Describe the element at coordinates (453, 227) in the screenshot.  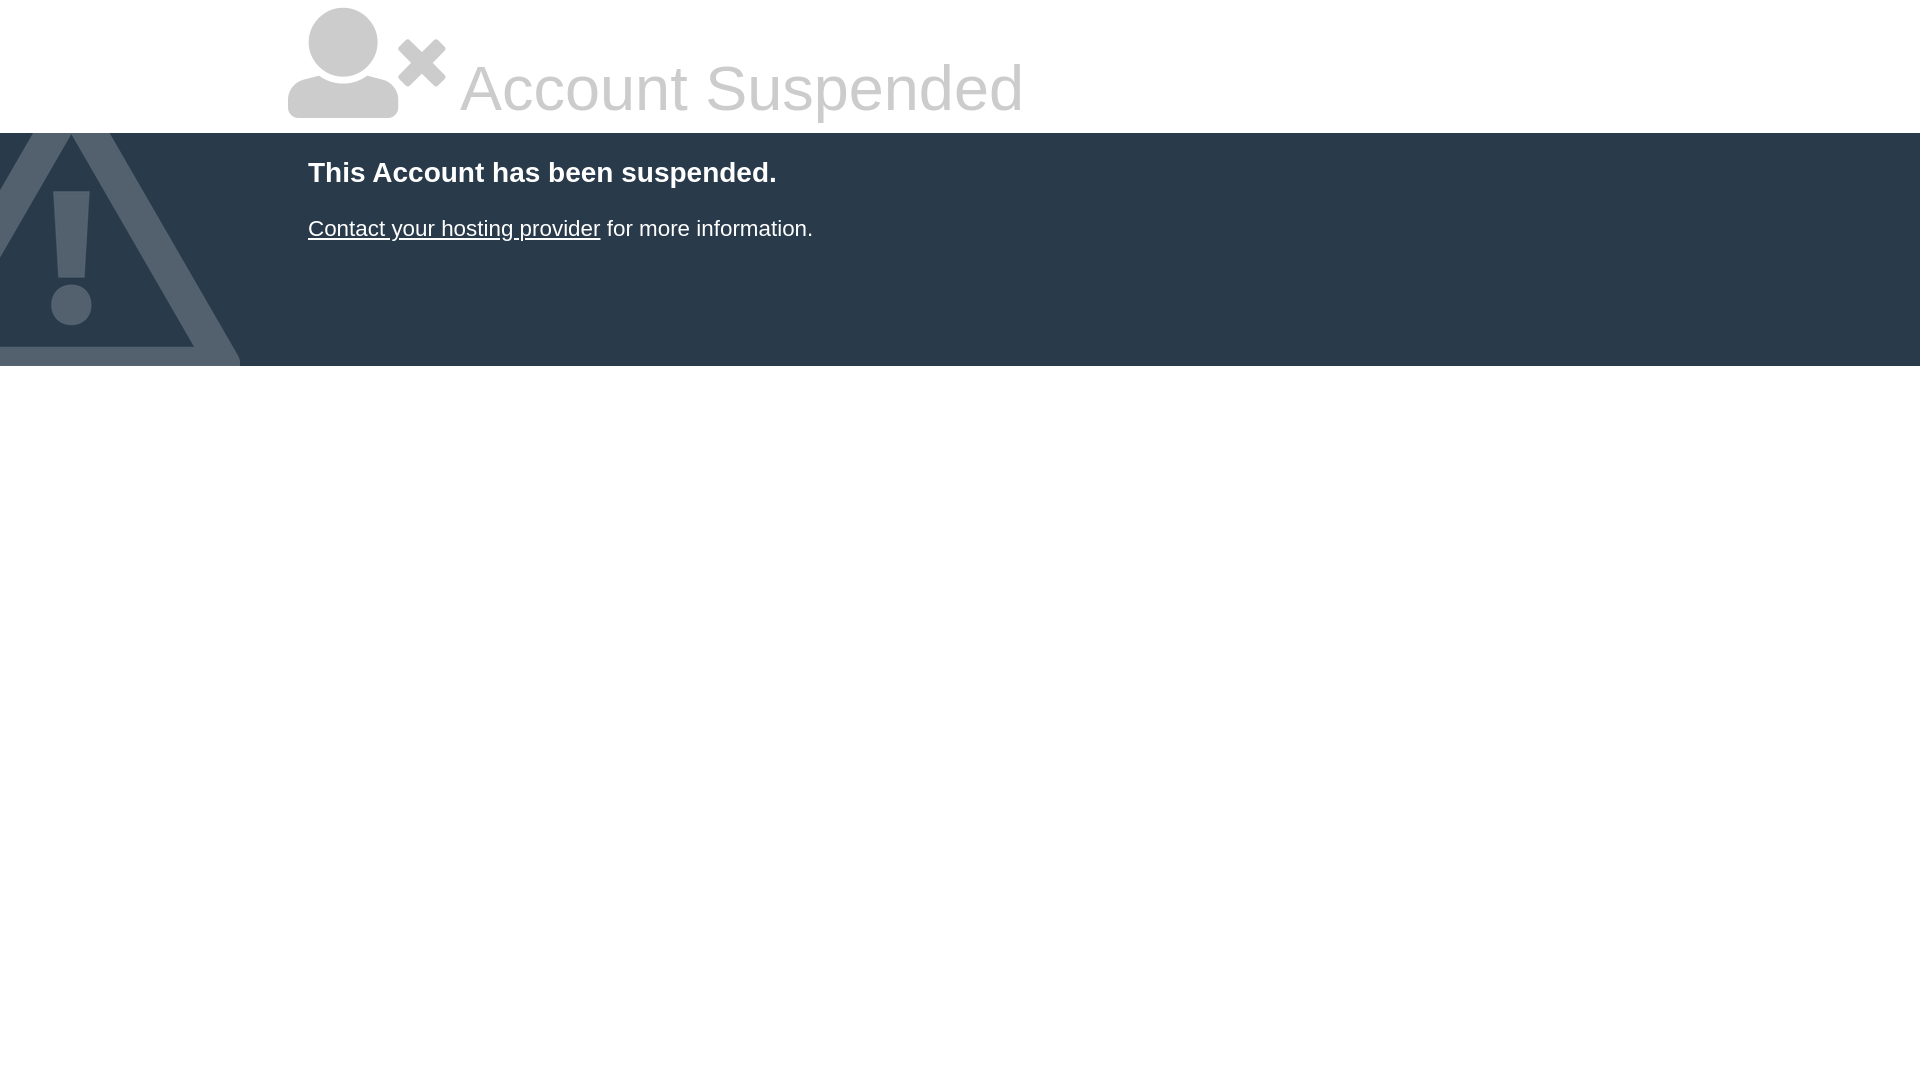
I see `'Contact your hosting provider'` at that location.